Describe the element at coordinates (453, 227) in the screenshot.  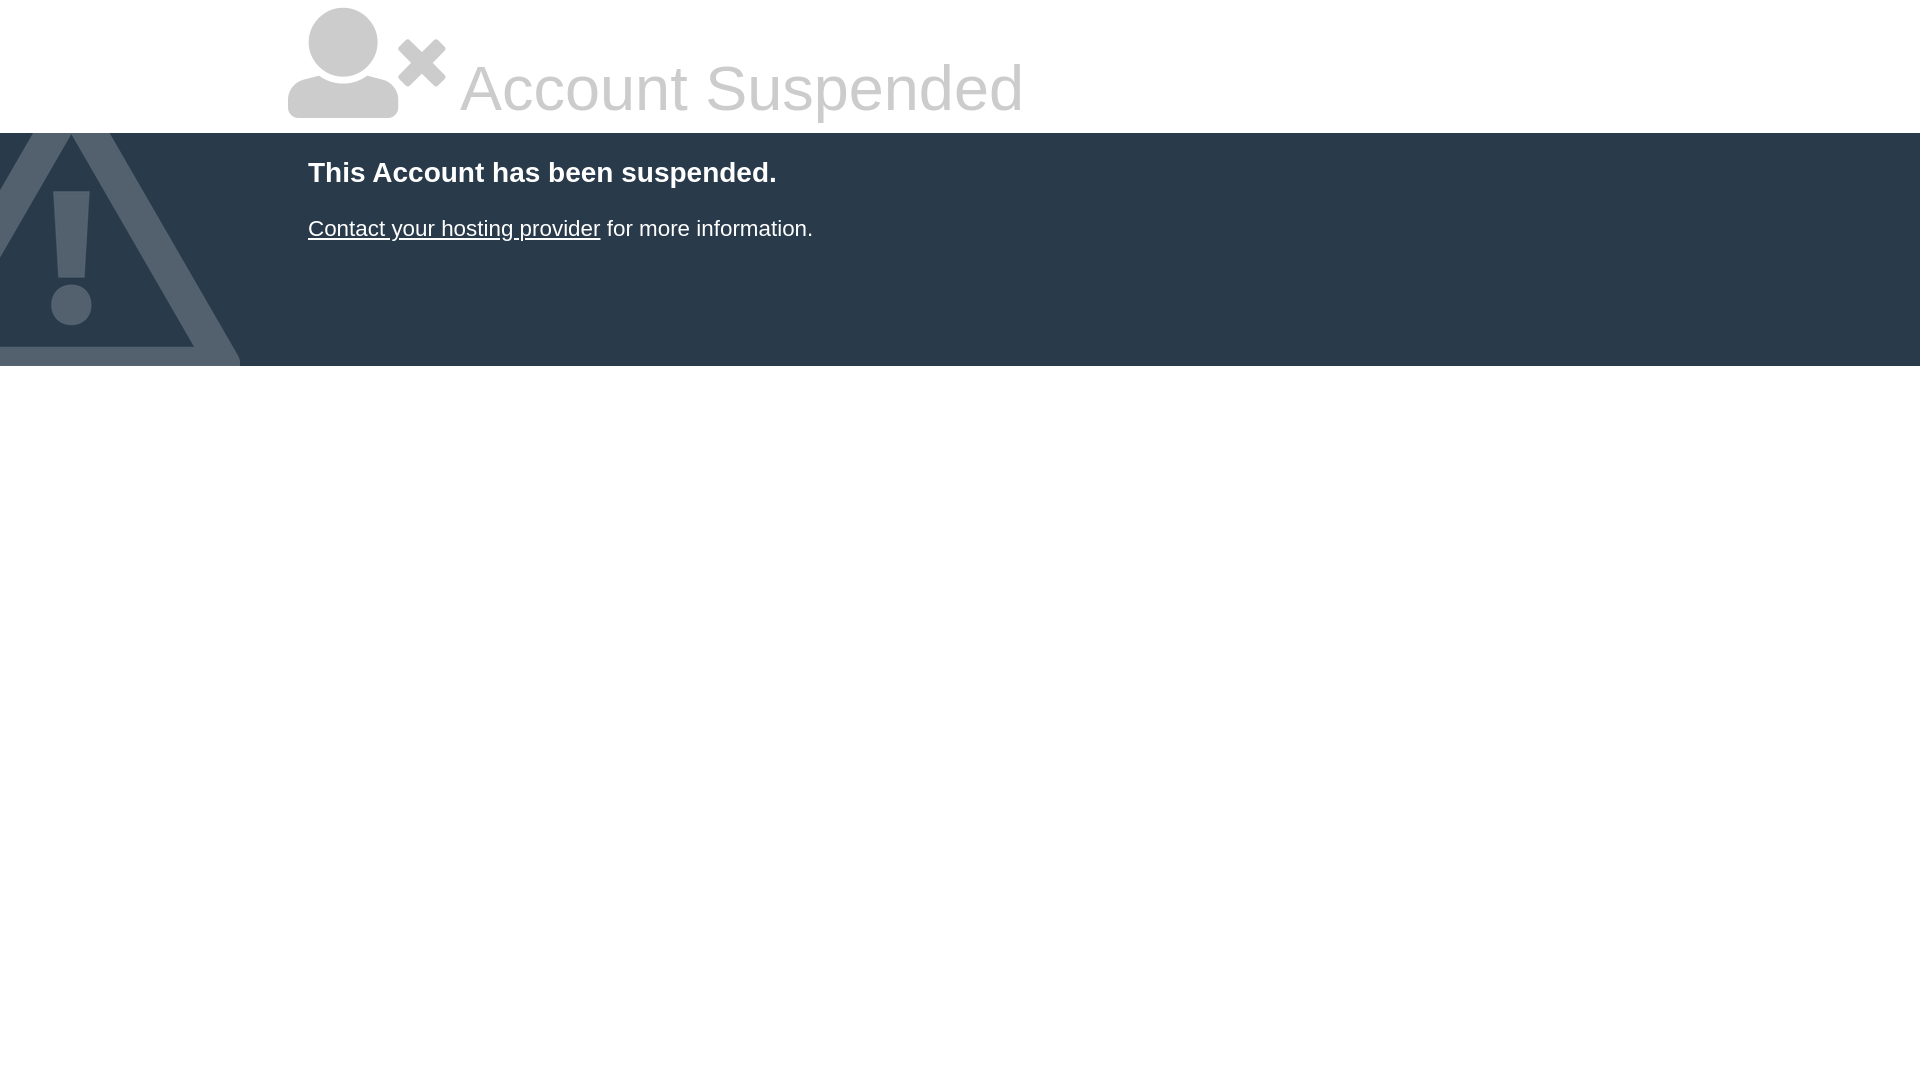
I see `'Contact your hosting provider'` at that location.